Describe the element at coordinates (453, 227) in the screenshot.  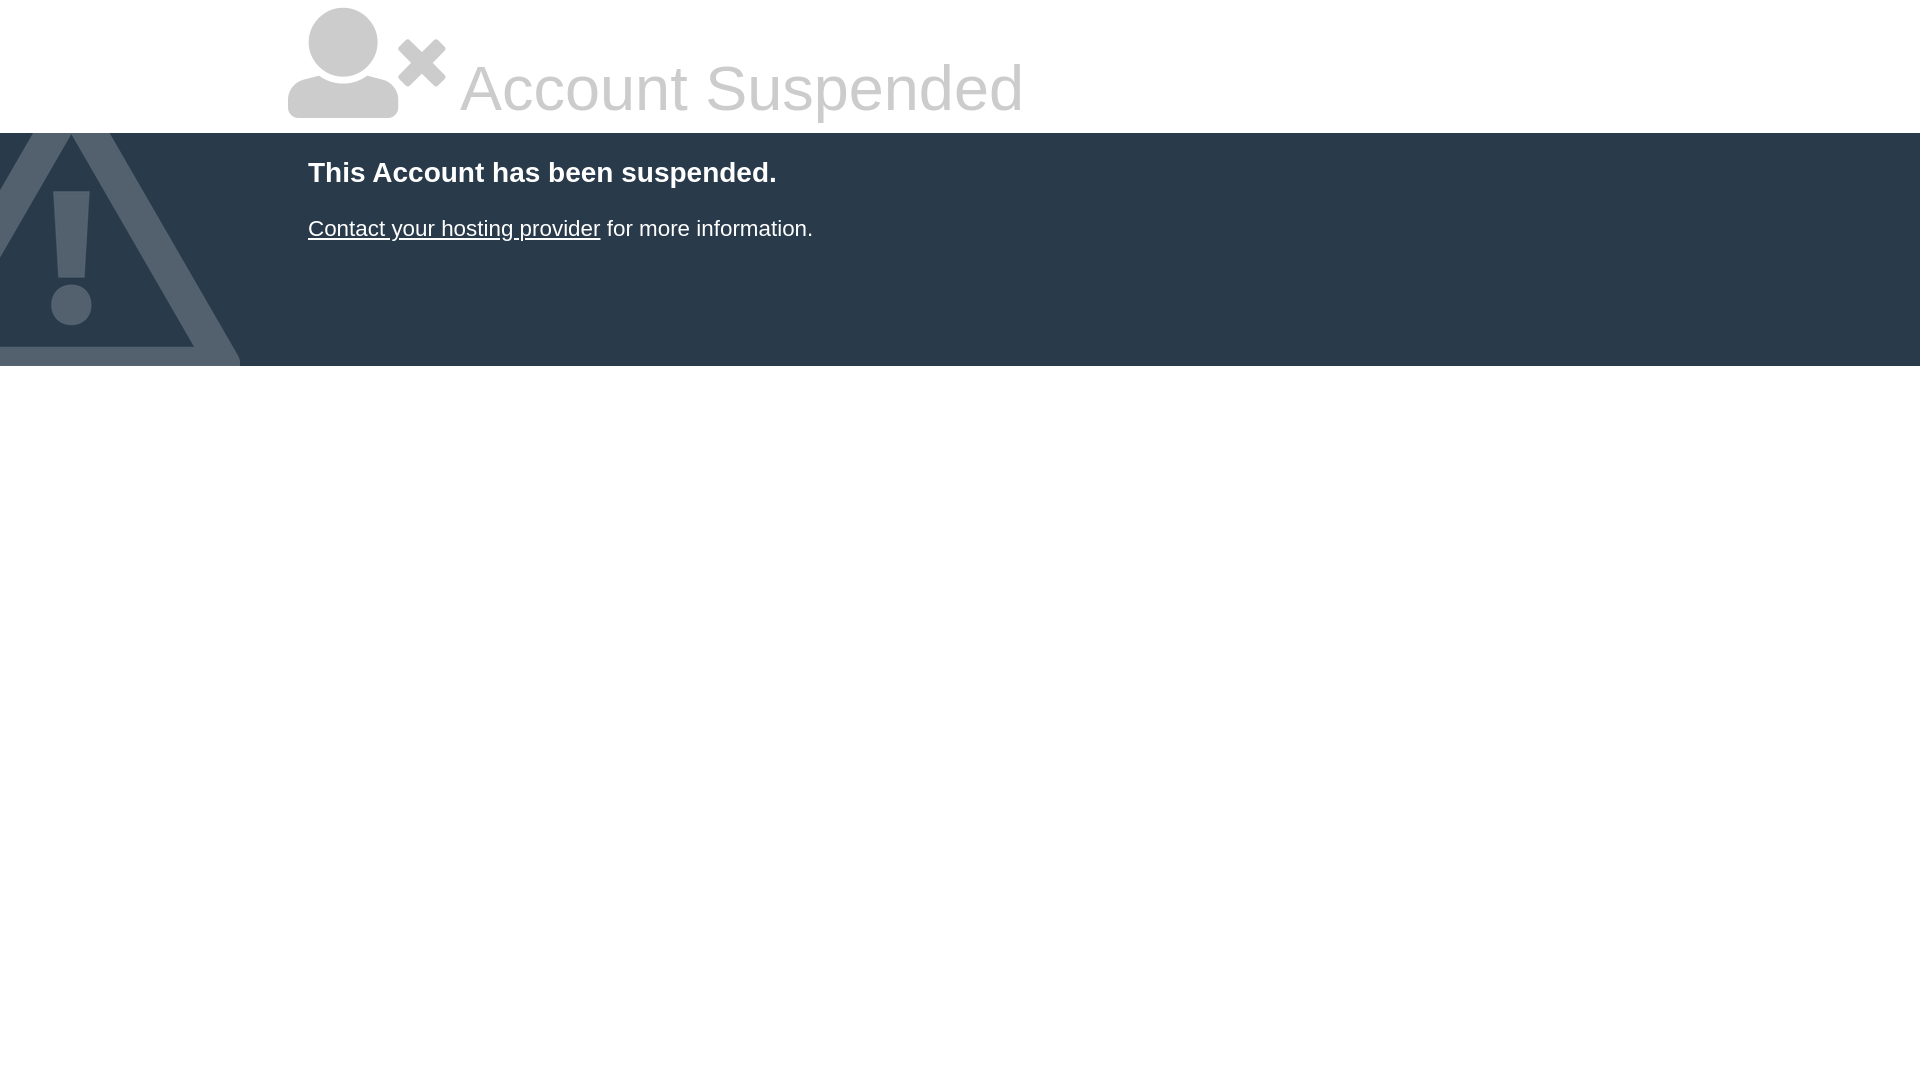
I see `'Contact your hosting provider'` at that location.